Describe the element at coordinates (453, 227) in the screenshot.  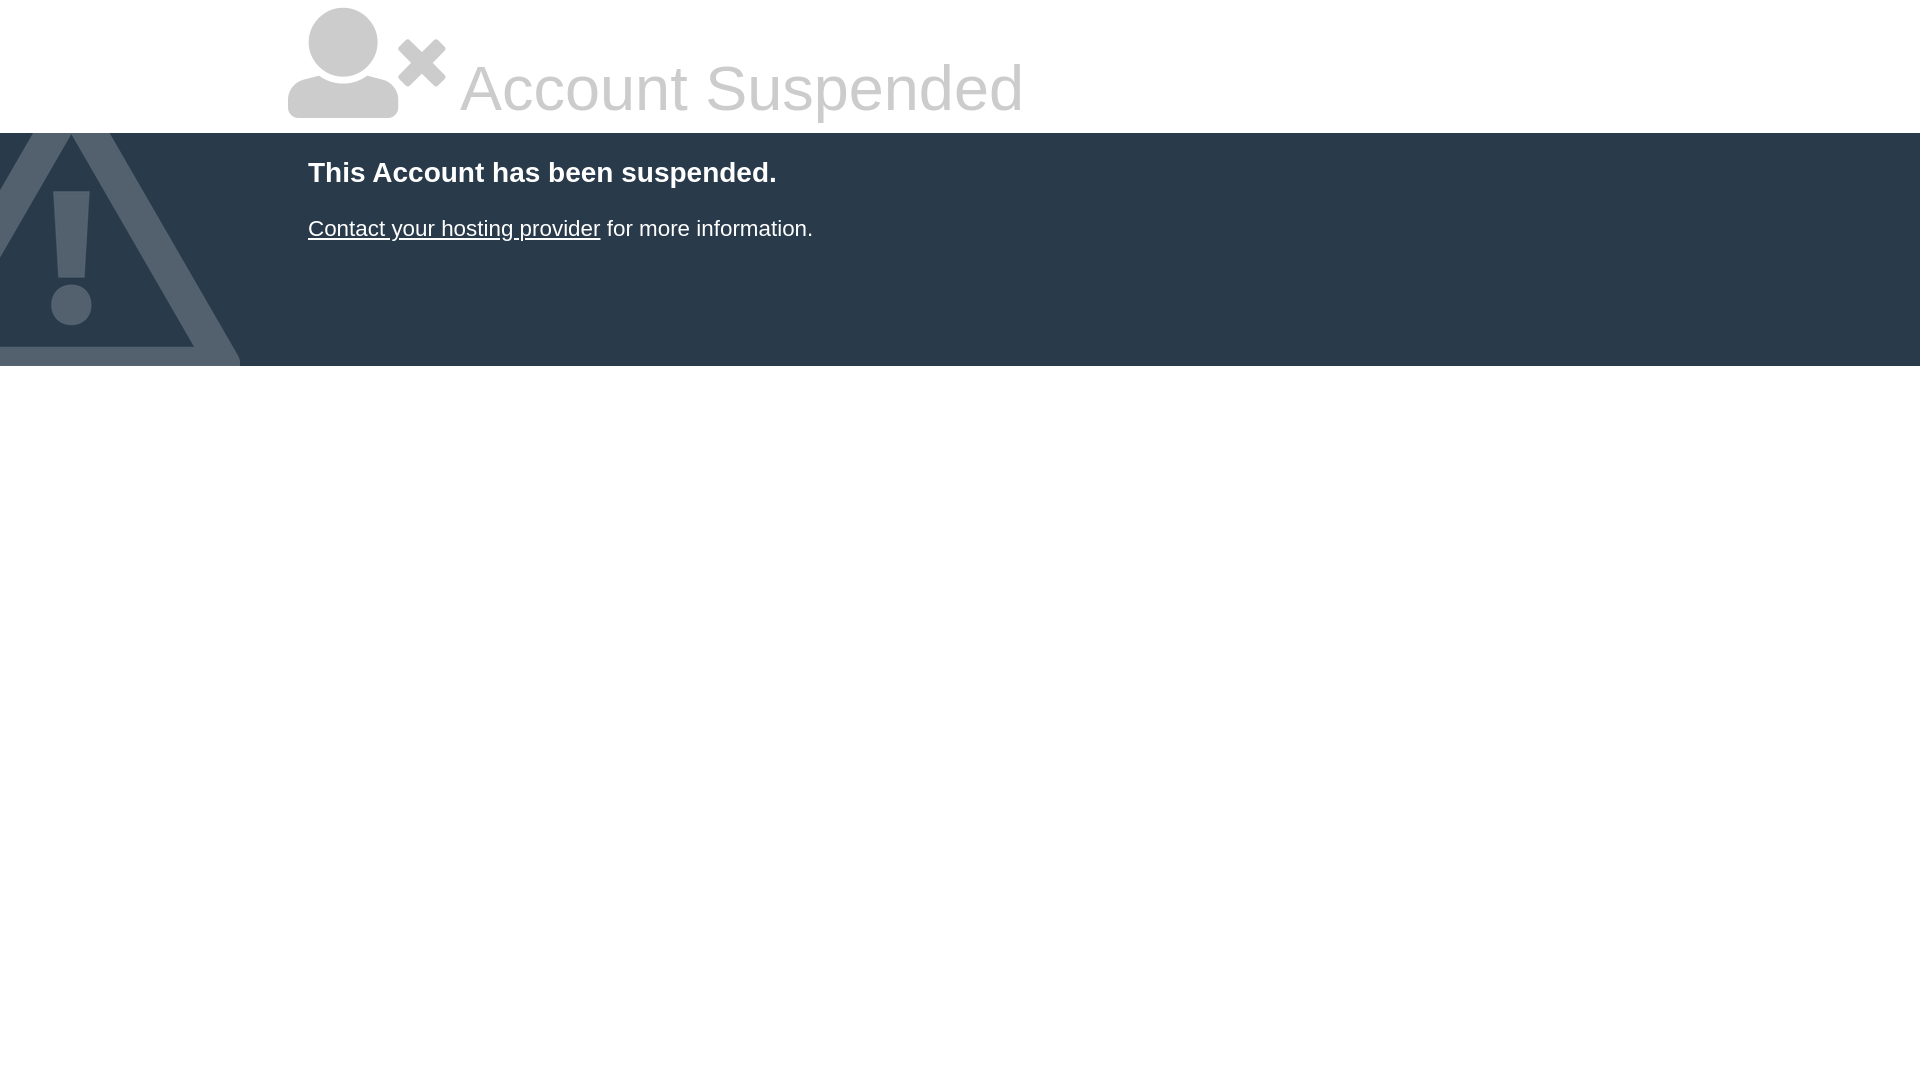
I see `'Contact your hosting provider'` at that location.